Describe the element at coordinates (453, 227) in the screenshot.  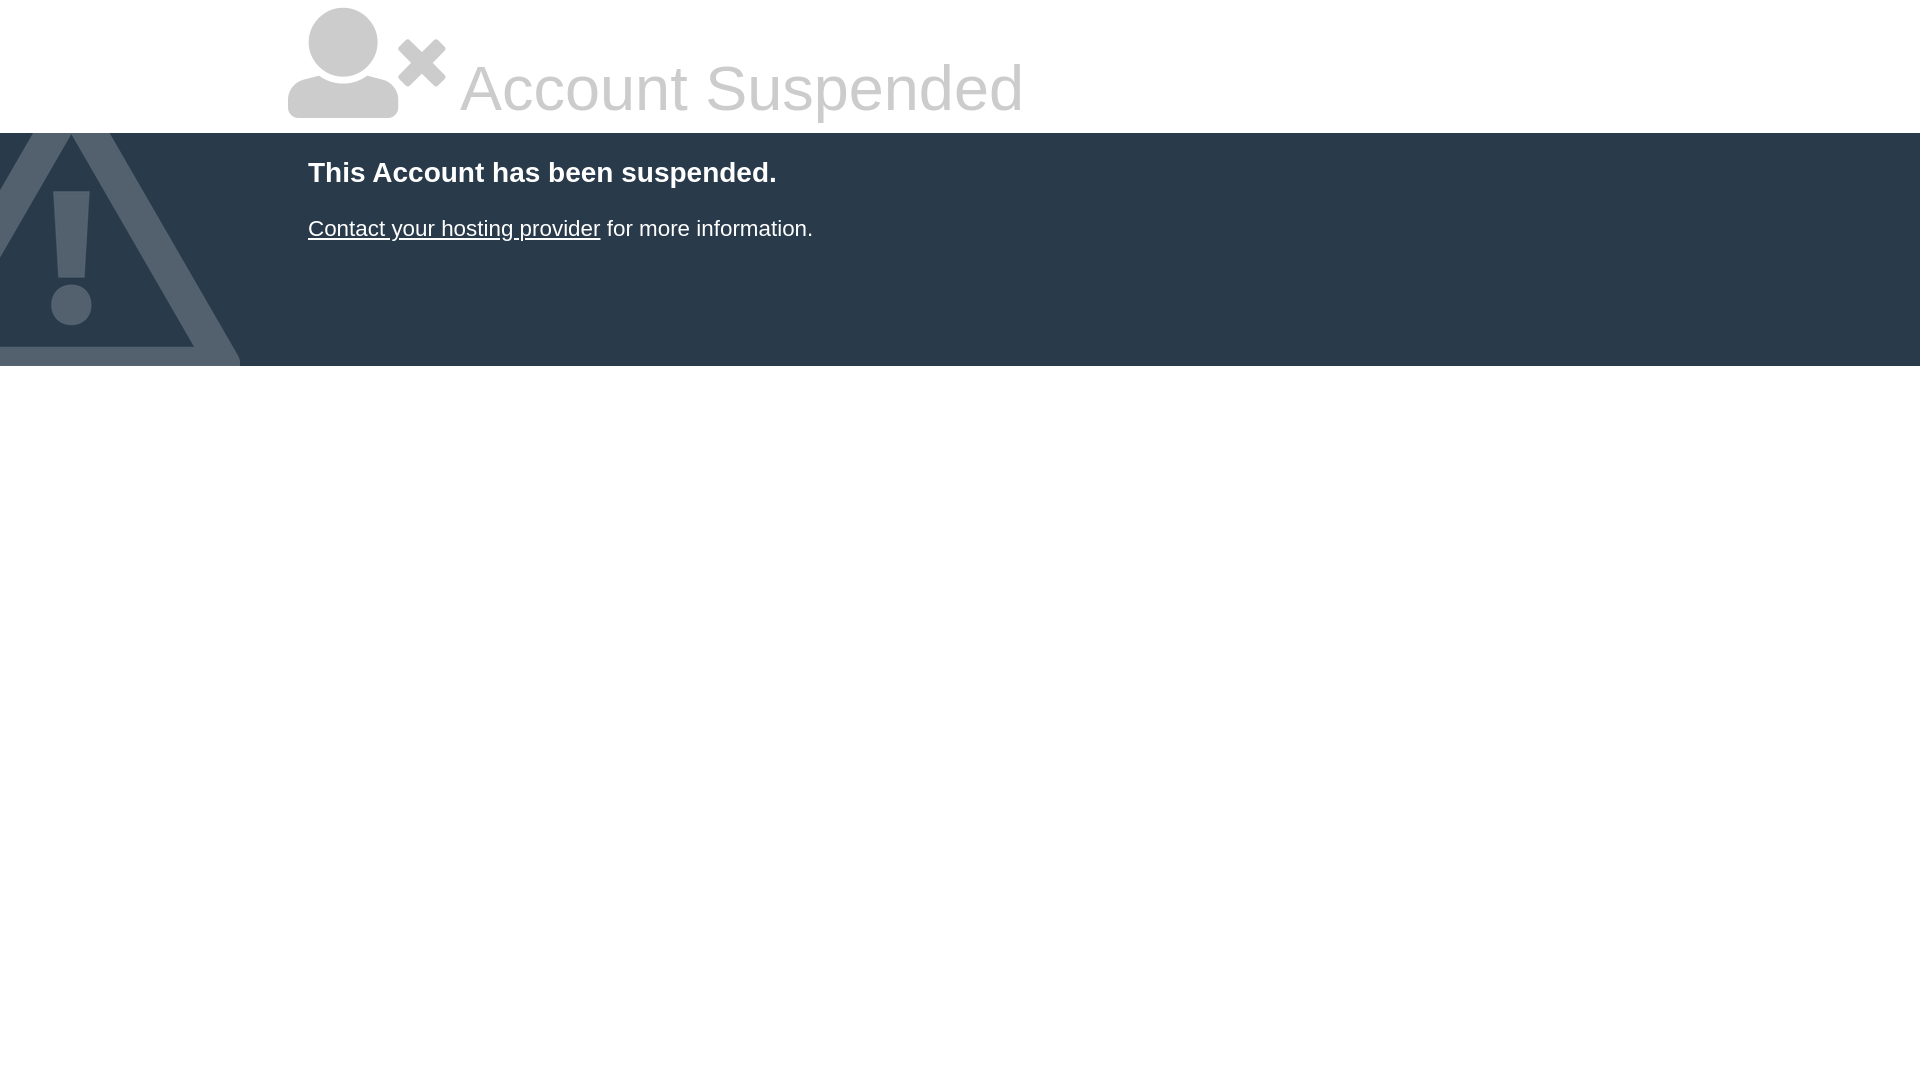
I see `'Contact your hosting provider'` at that location.